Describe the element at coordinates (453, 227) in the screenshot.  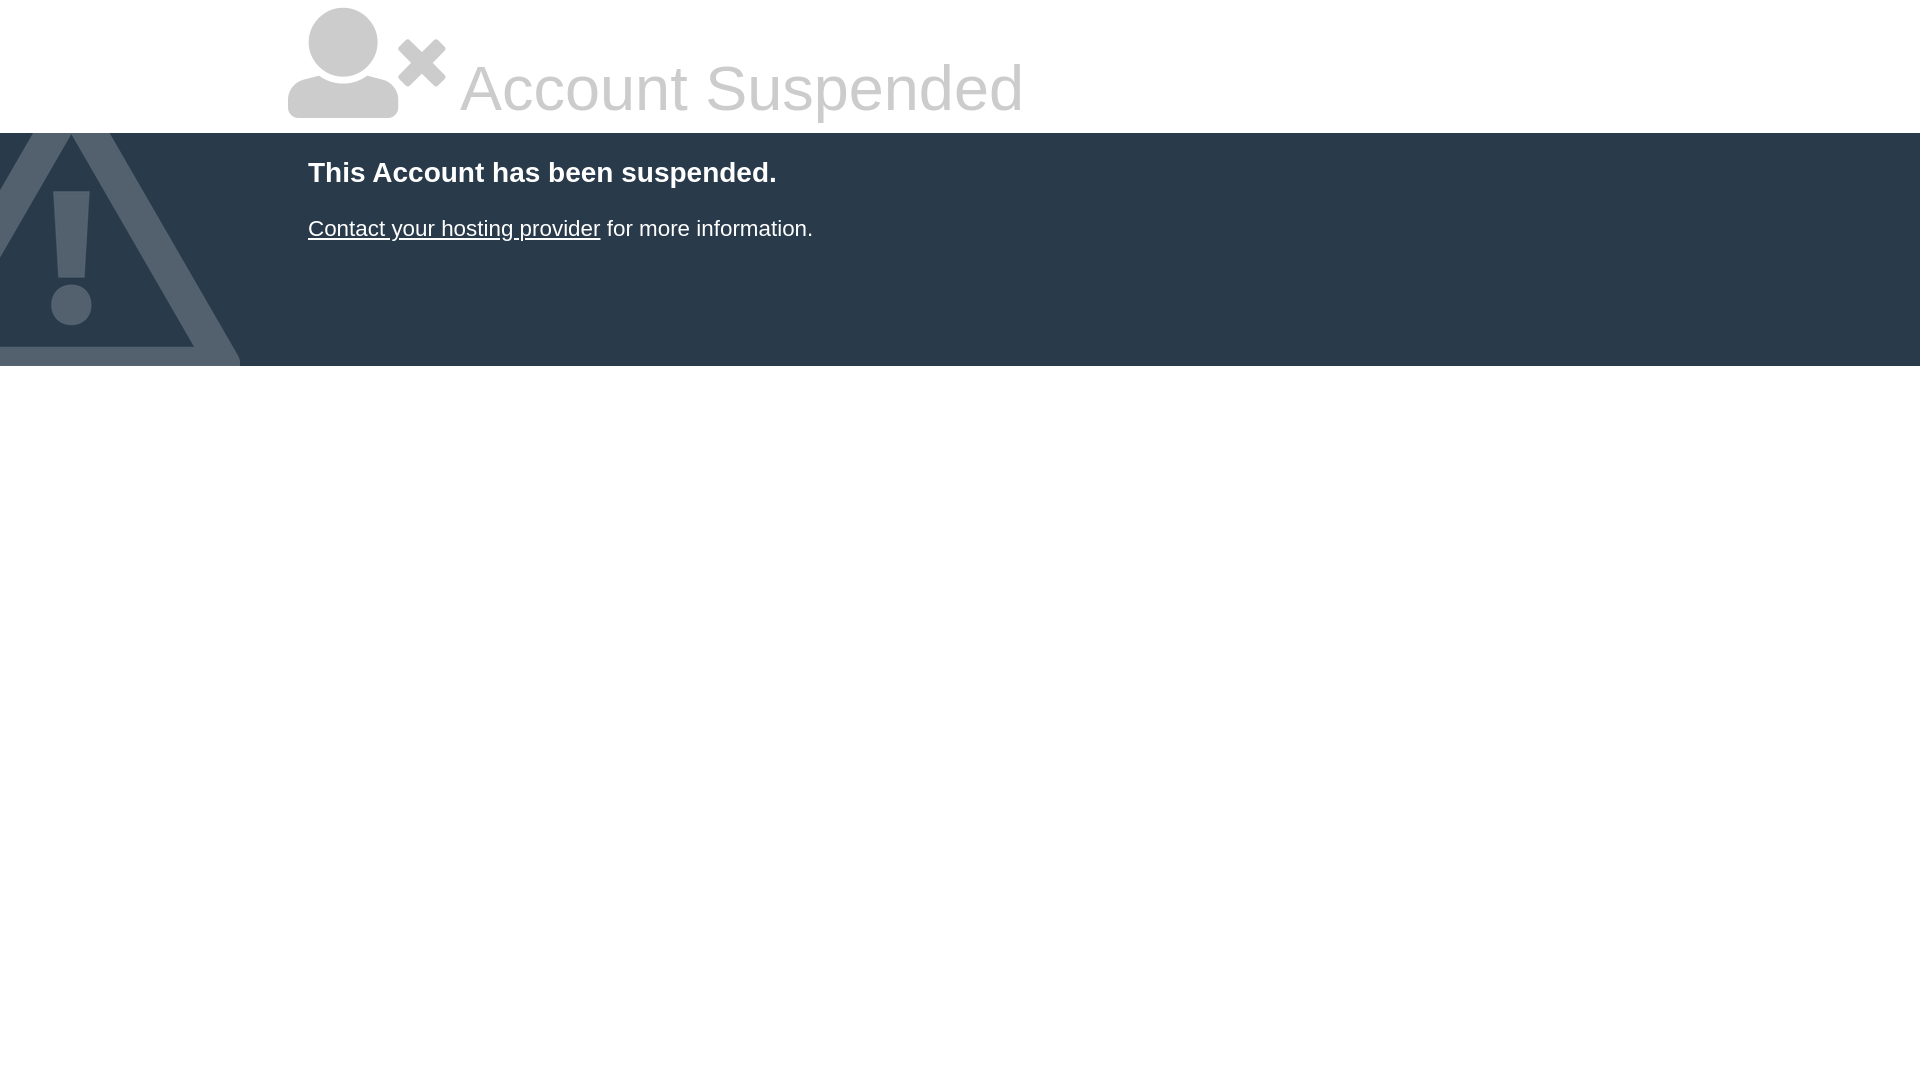
I see `'Contact your hosting provider'` at that location.